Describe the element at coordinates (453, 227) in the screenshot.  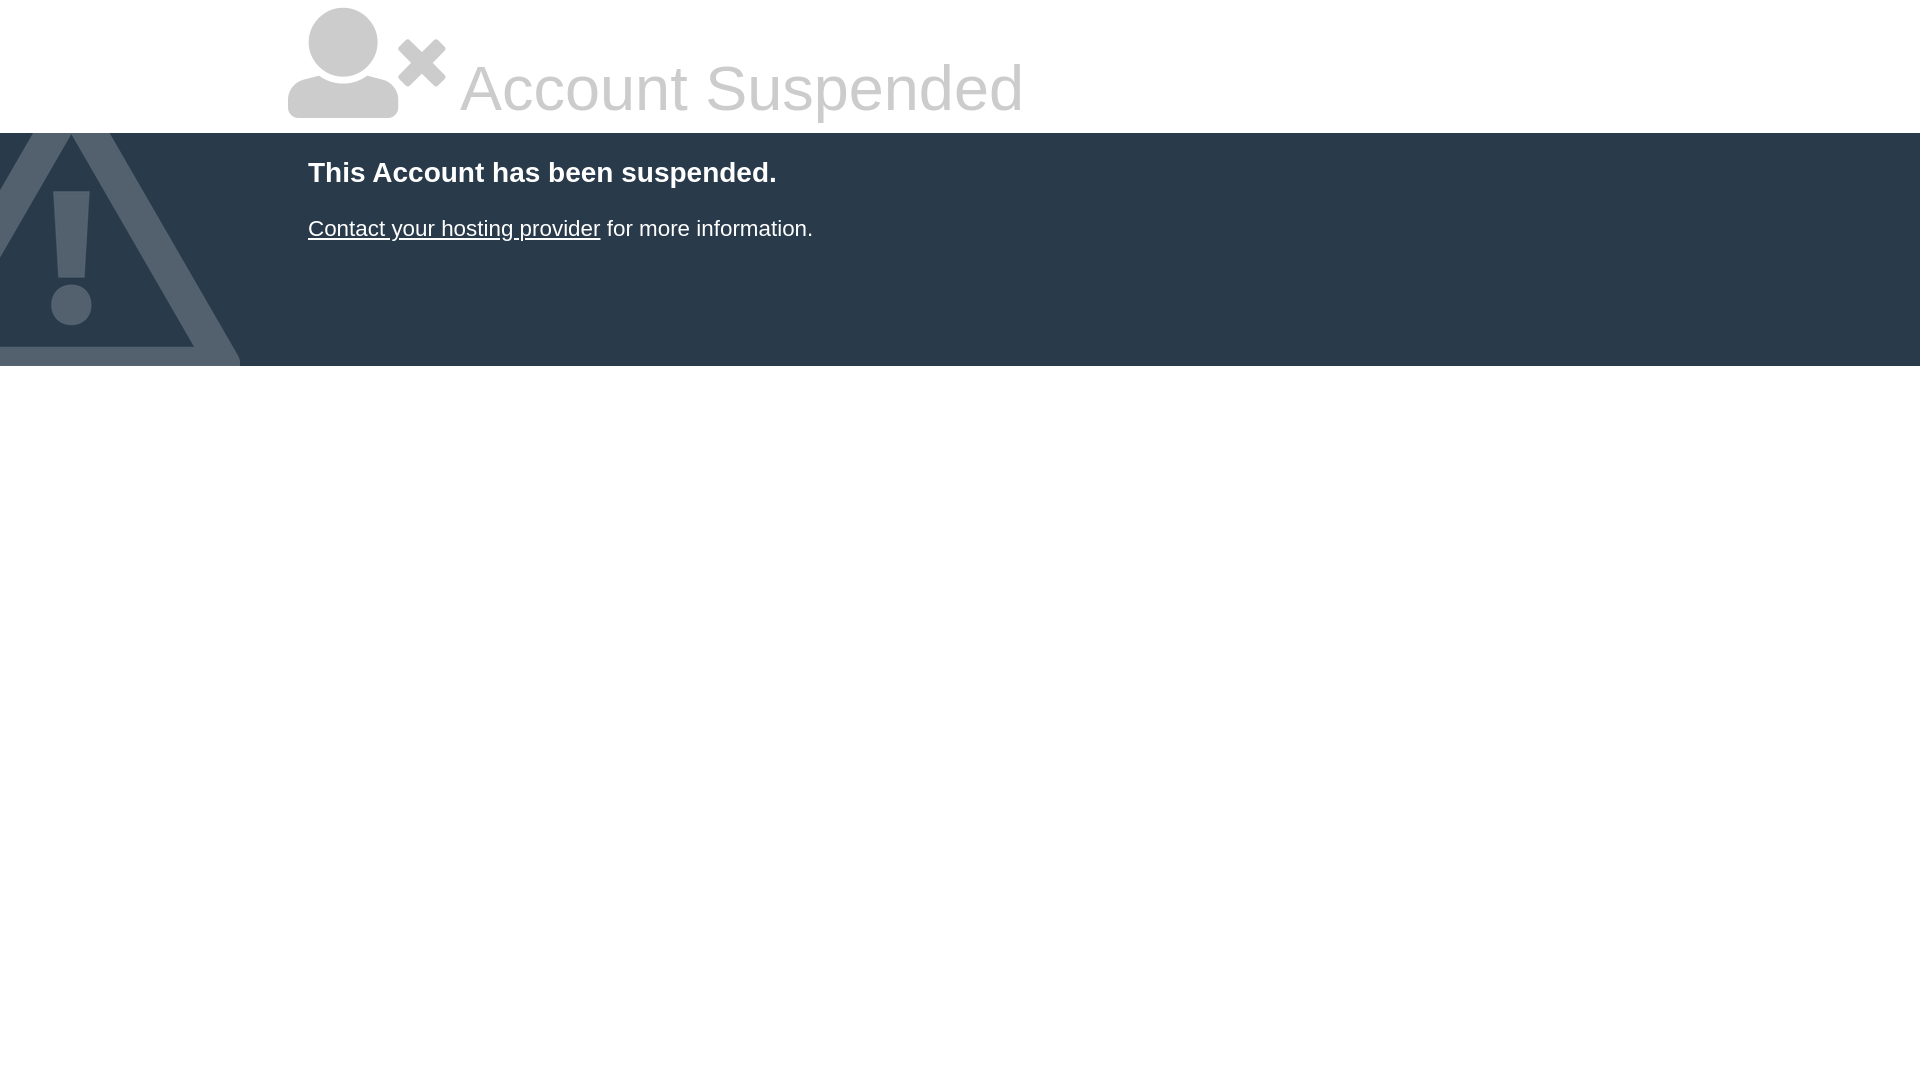
I see `'Contact your hosting provider'` at that location.